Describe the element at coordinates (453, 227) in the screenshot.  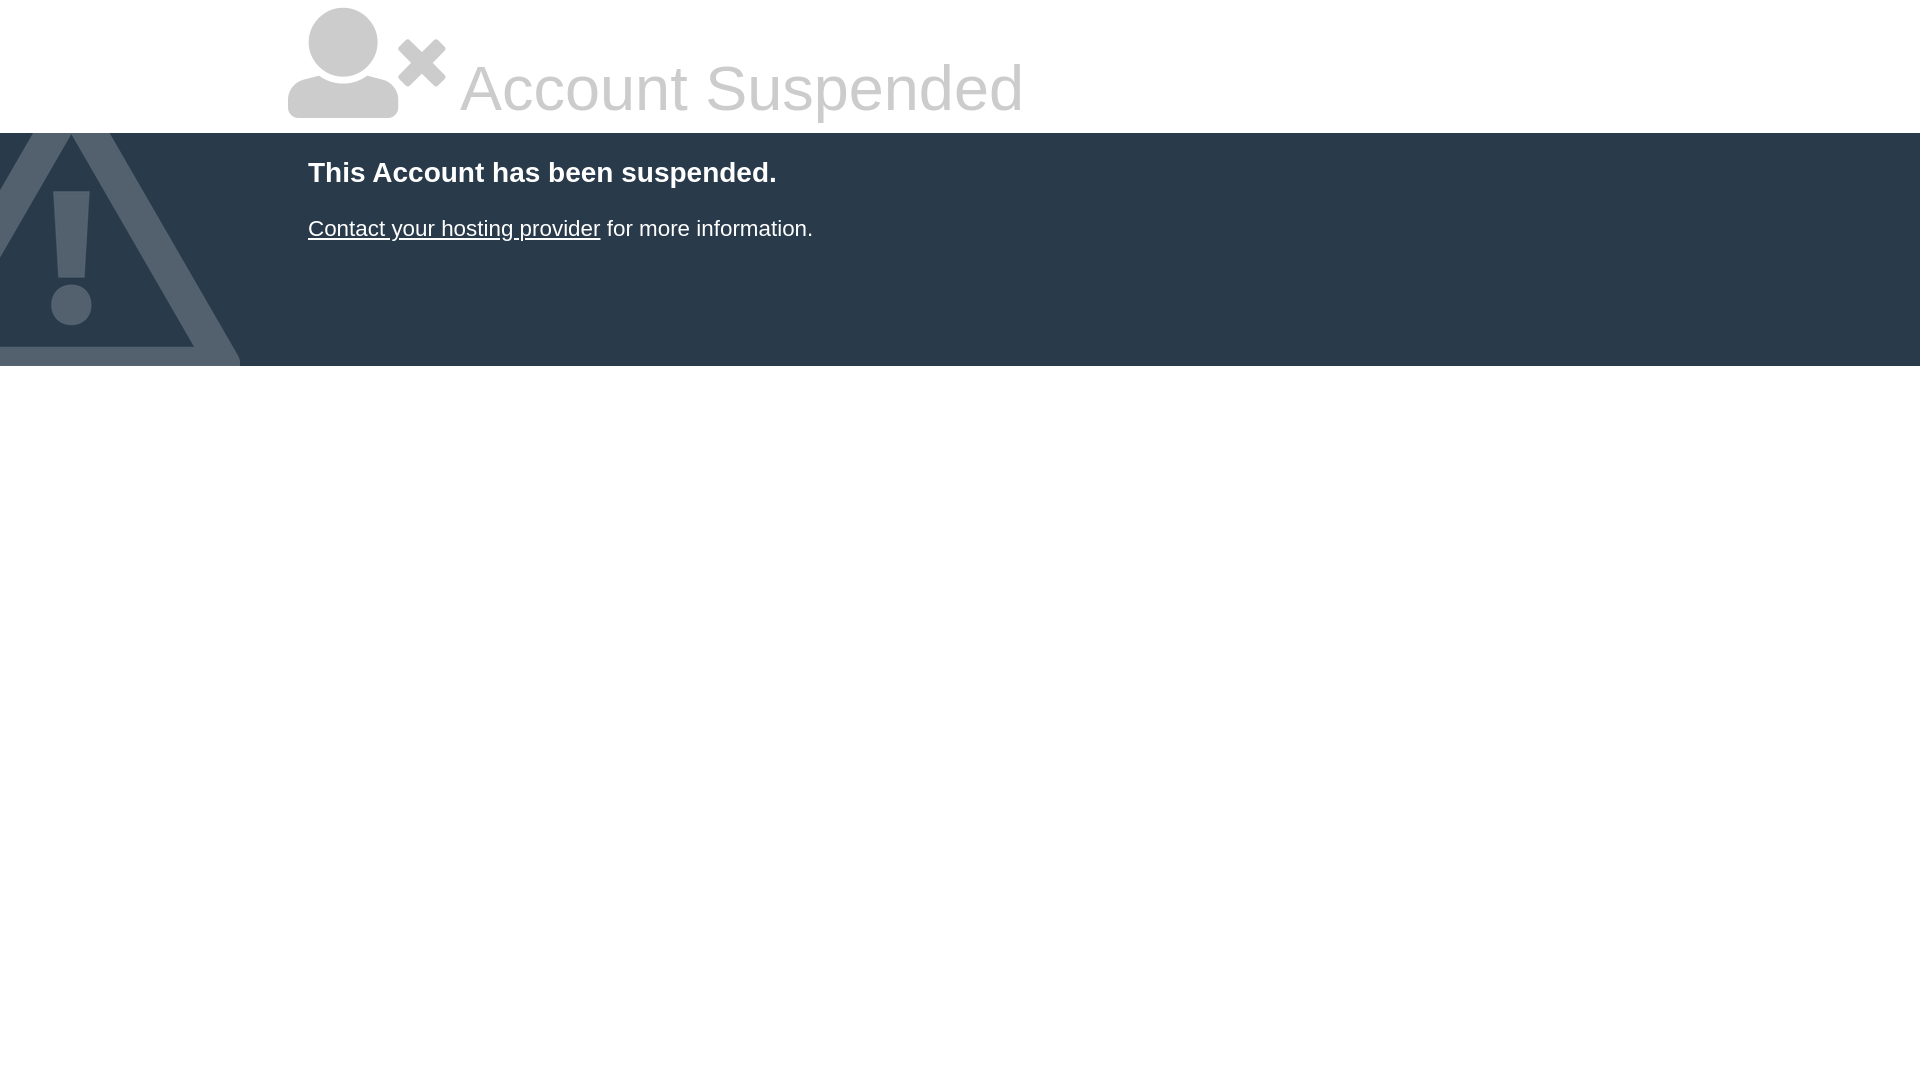
I see `'Contact your hosting provider'` at that location.